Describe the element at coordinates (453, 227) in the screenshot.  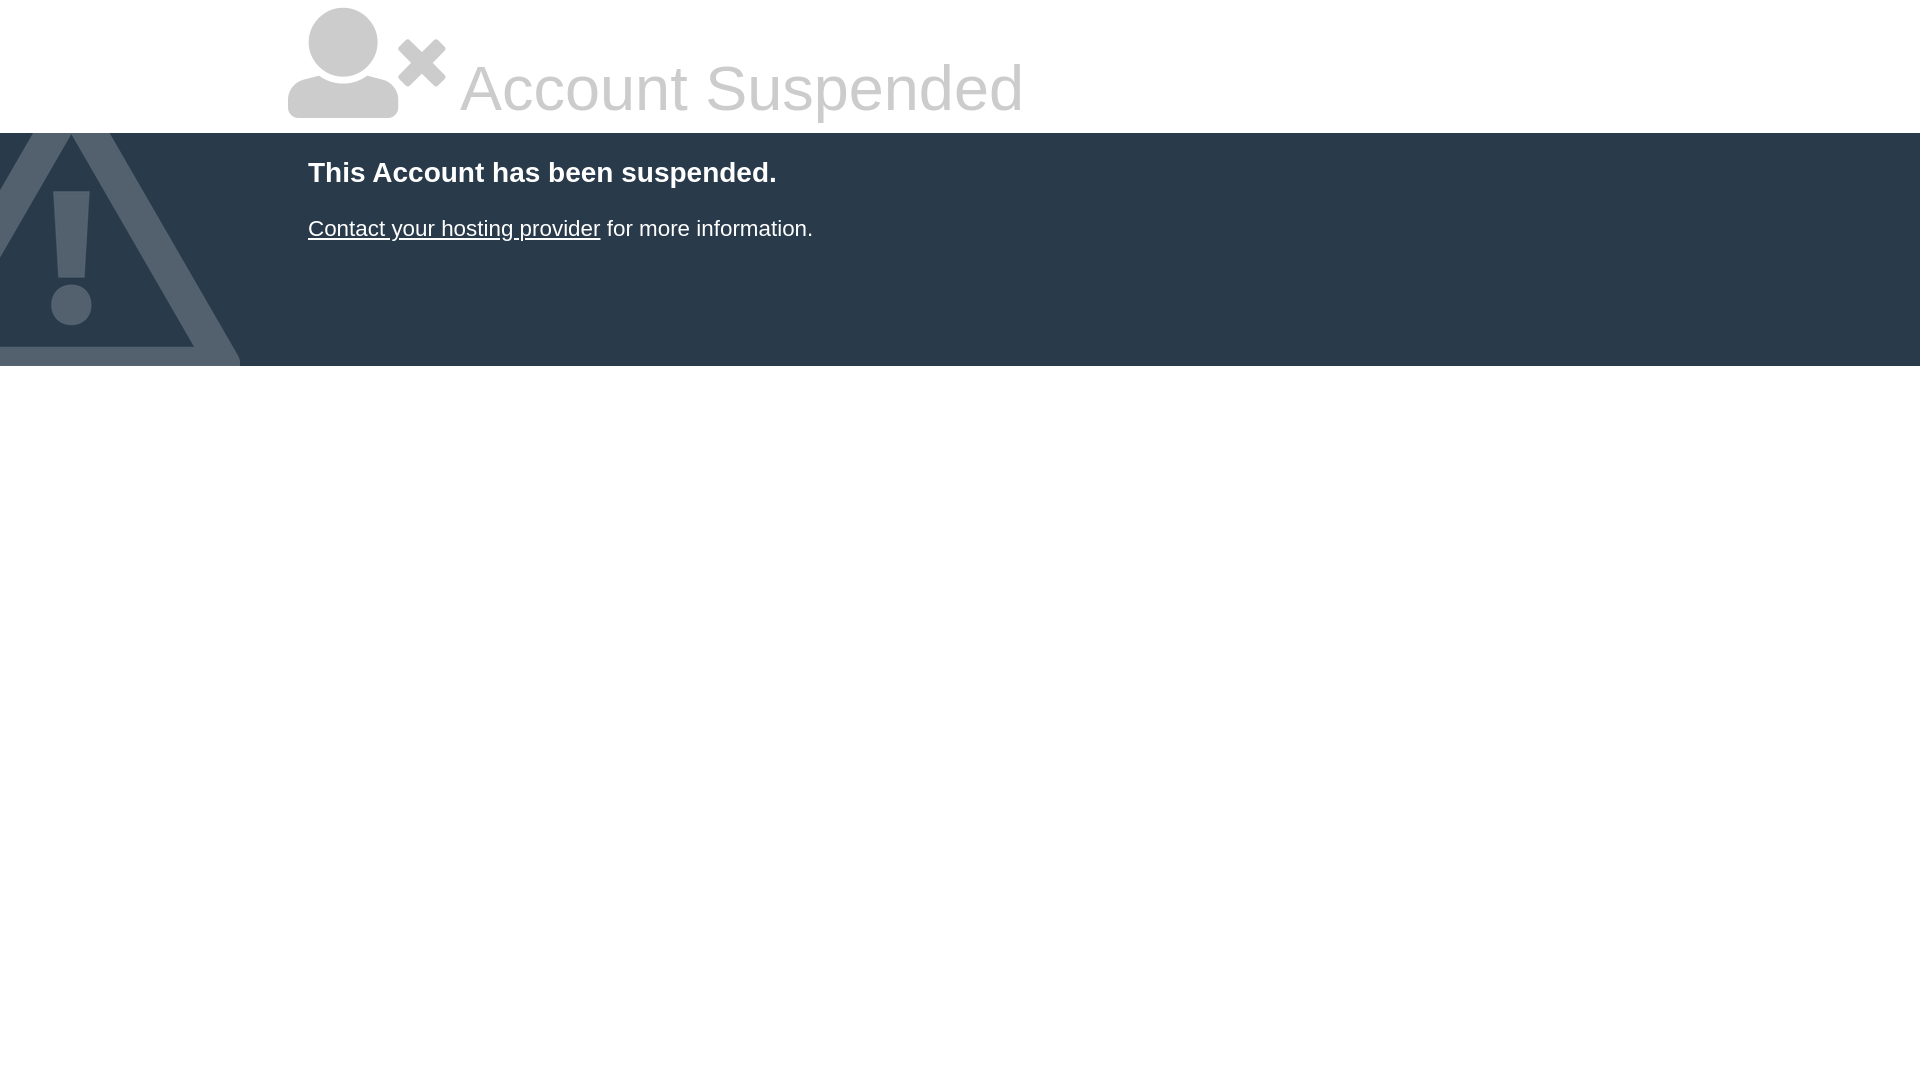
I see `'Contact your hosting provider'` at that location.